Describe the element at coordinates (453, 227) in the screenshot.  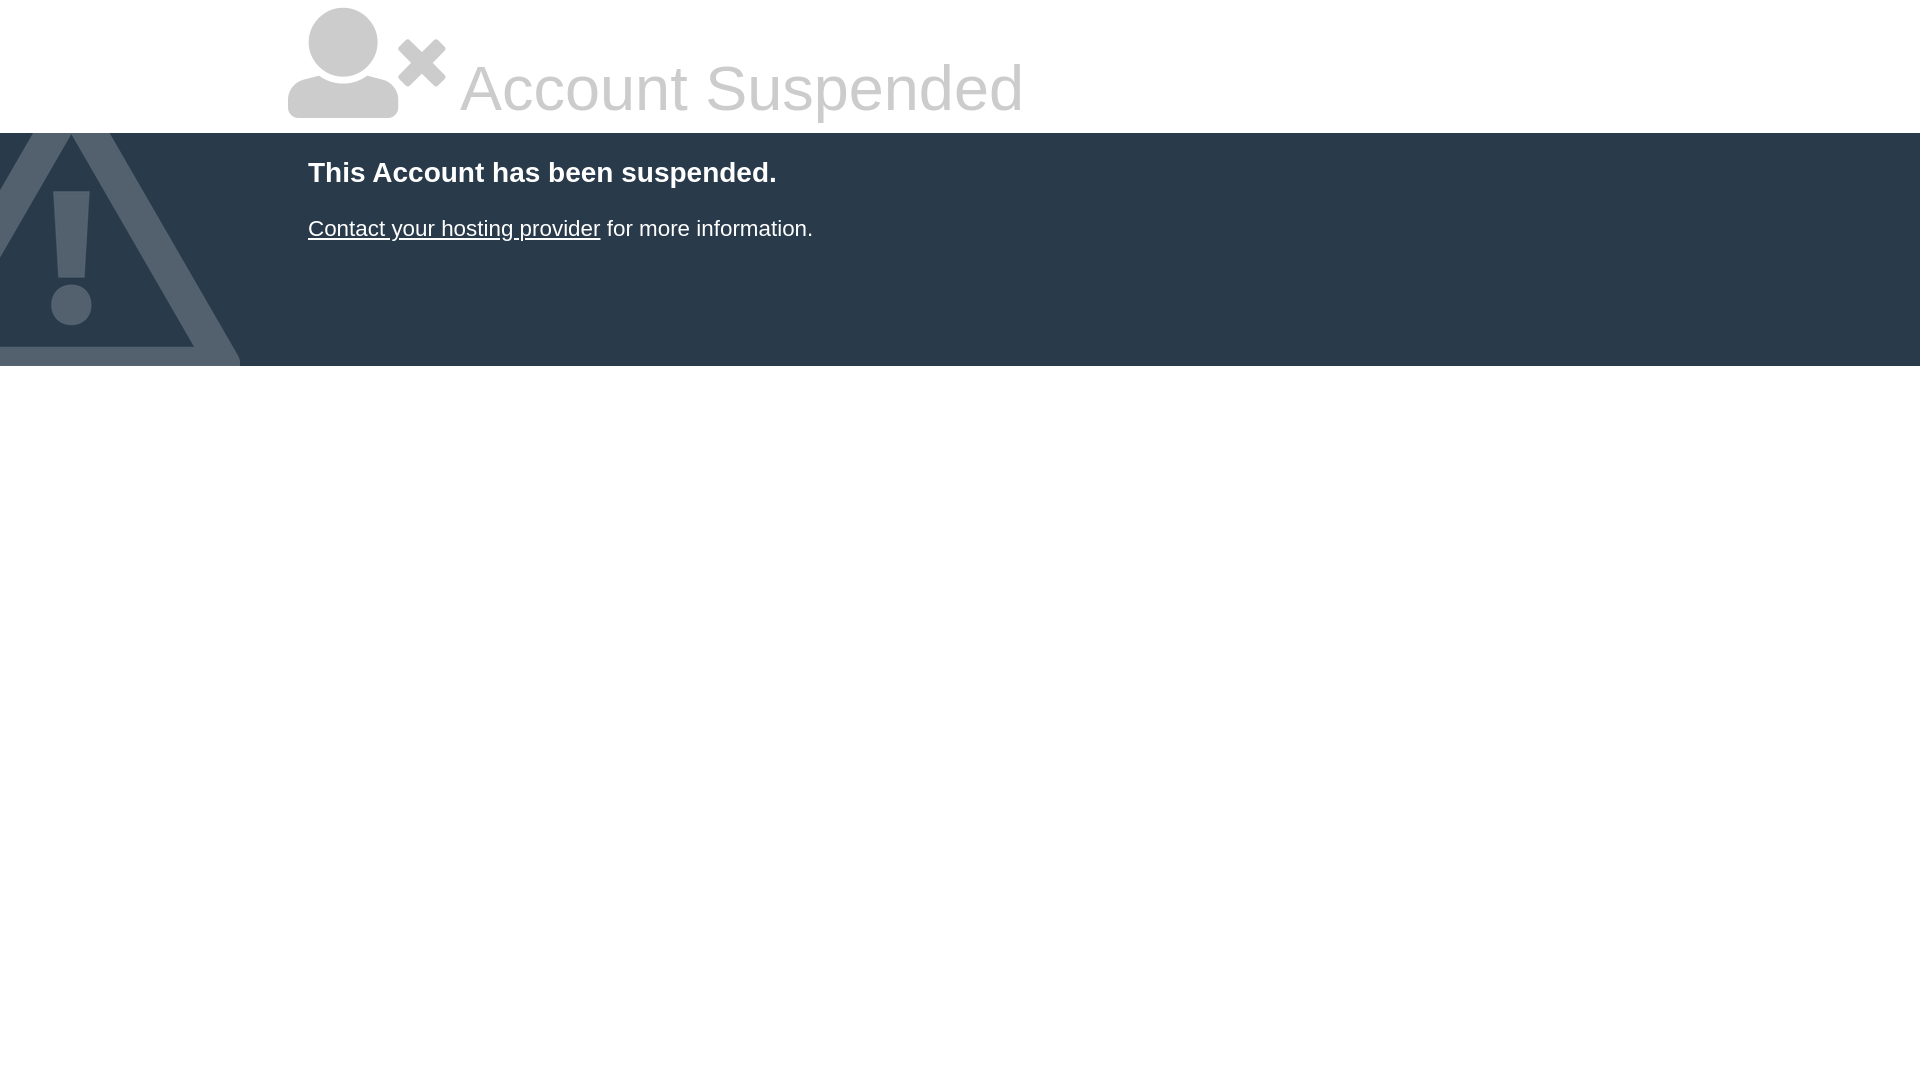
I see `'Contact your hosting provider'` at that location.